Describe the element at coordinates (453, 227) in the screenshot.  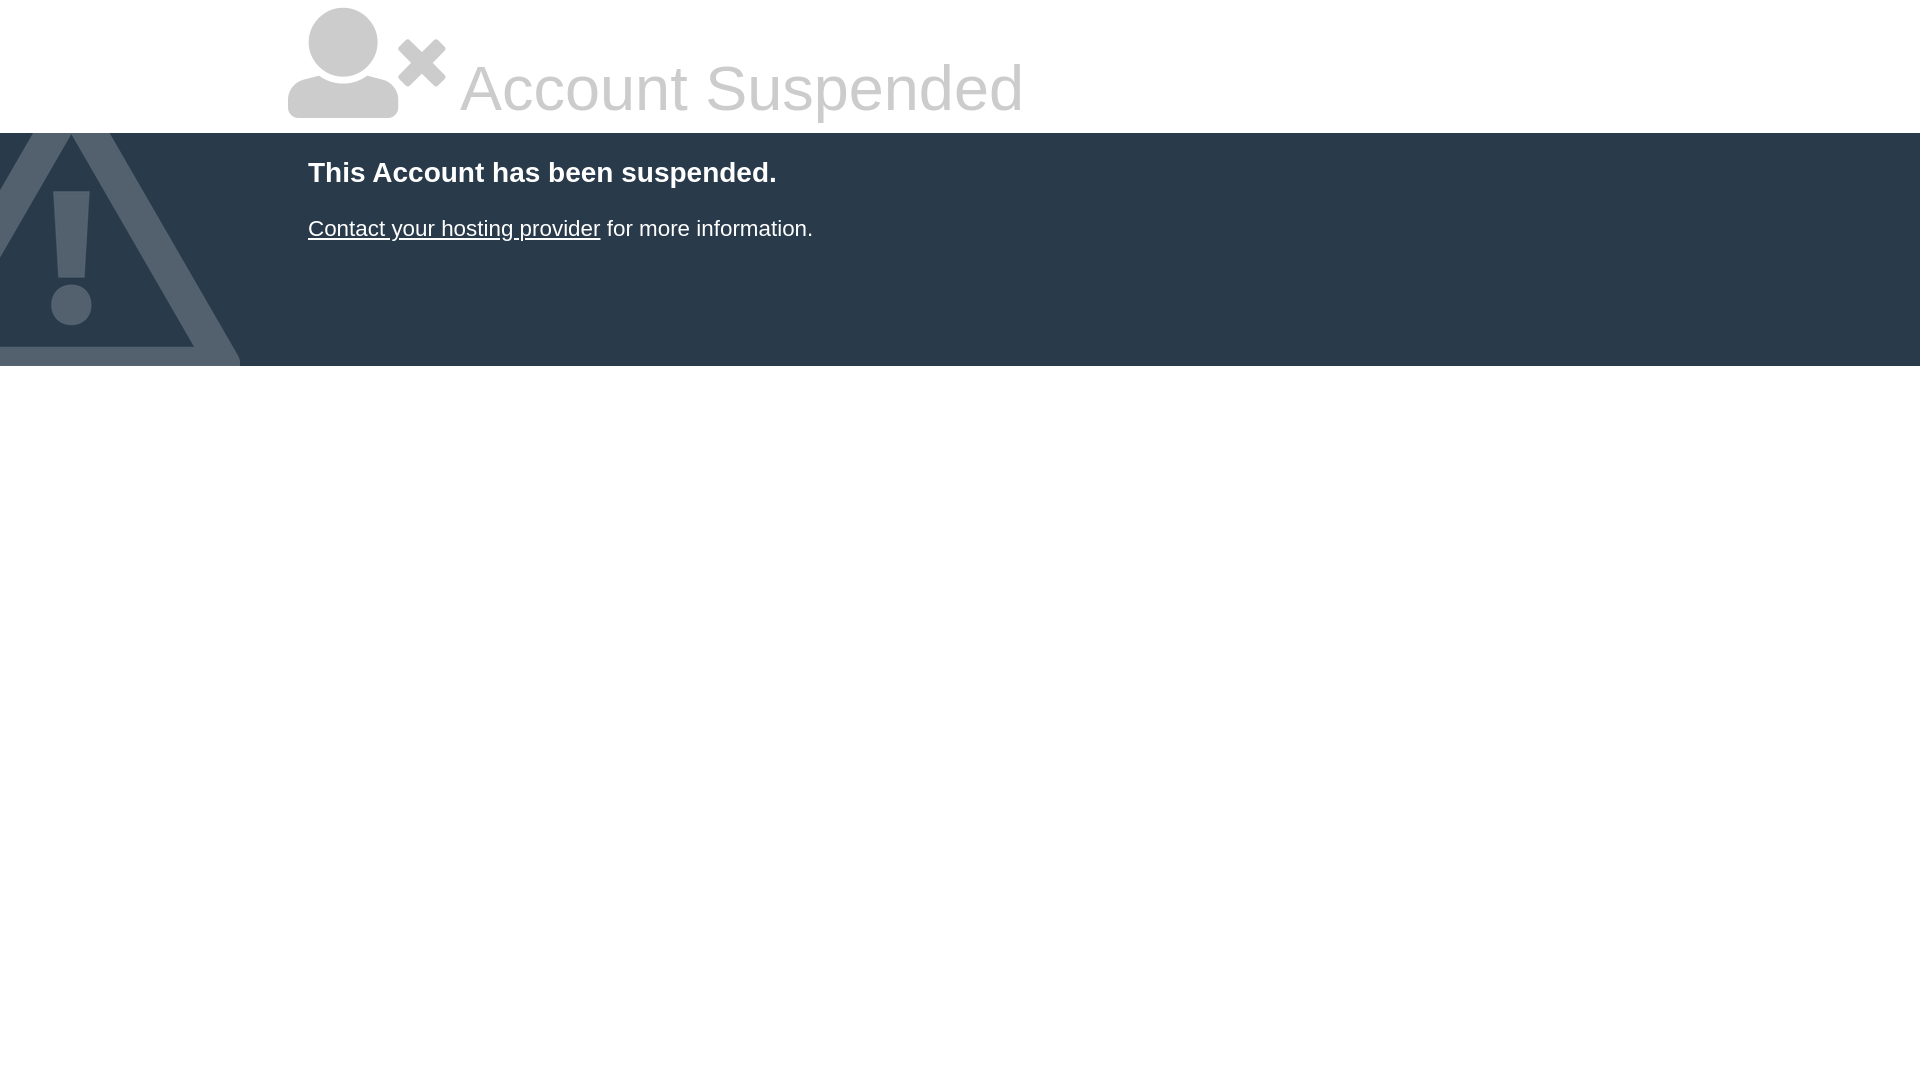
I see `'Contact your hosting provider'` at that location.